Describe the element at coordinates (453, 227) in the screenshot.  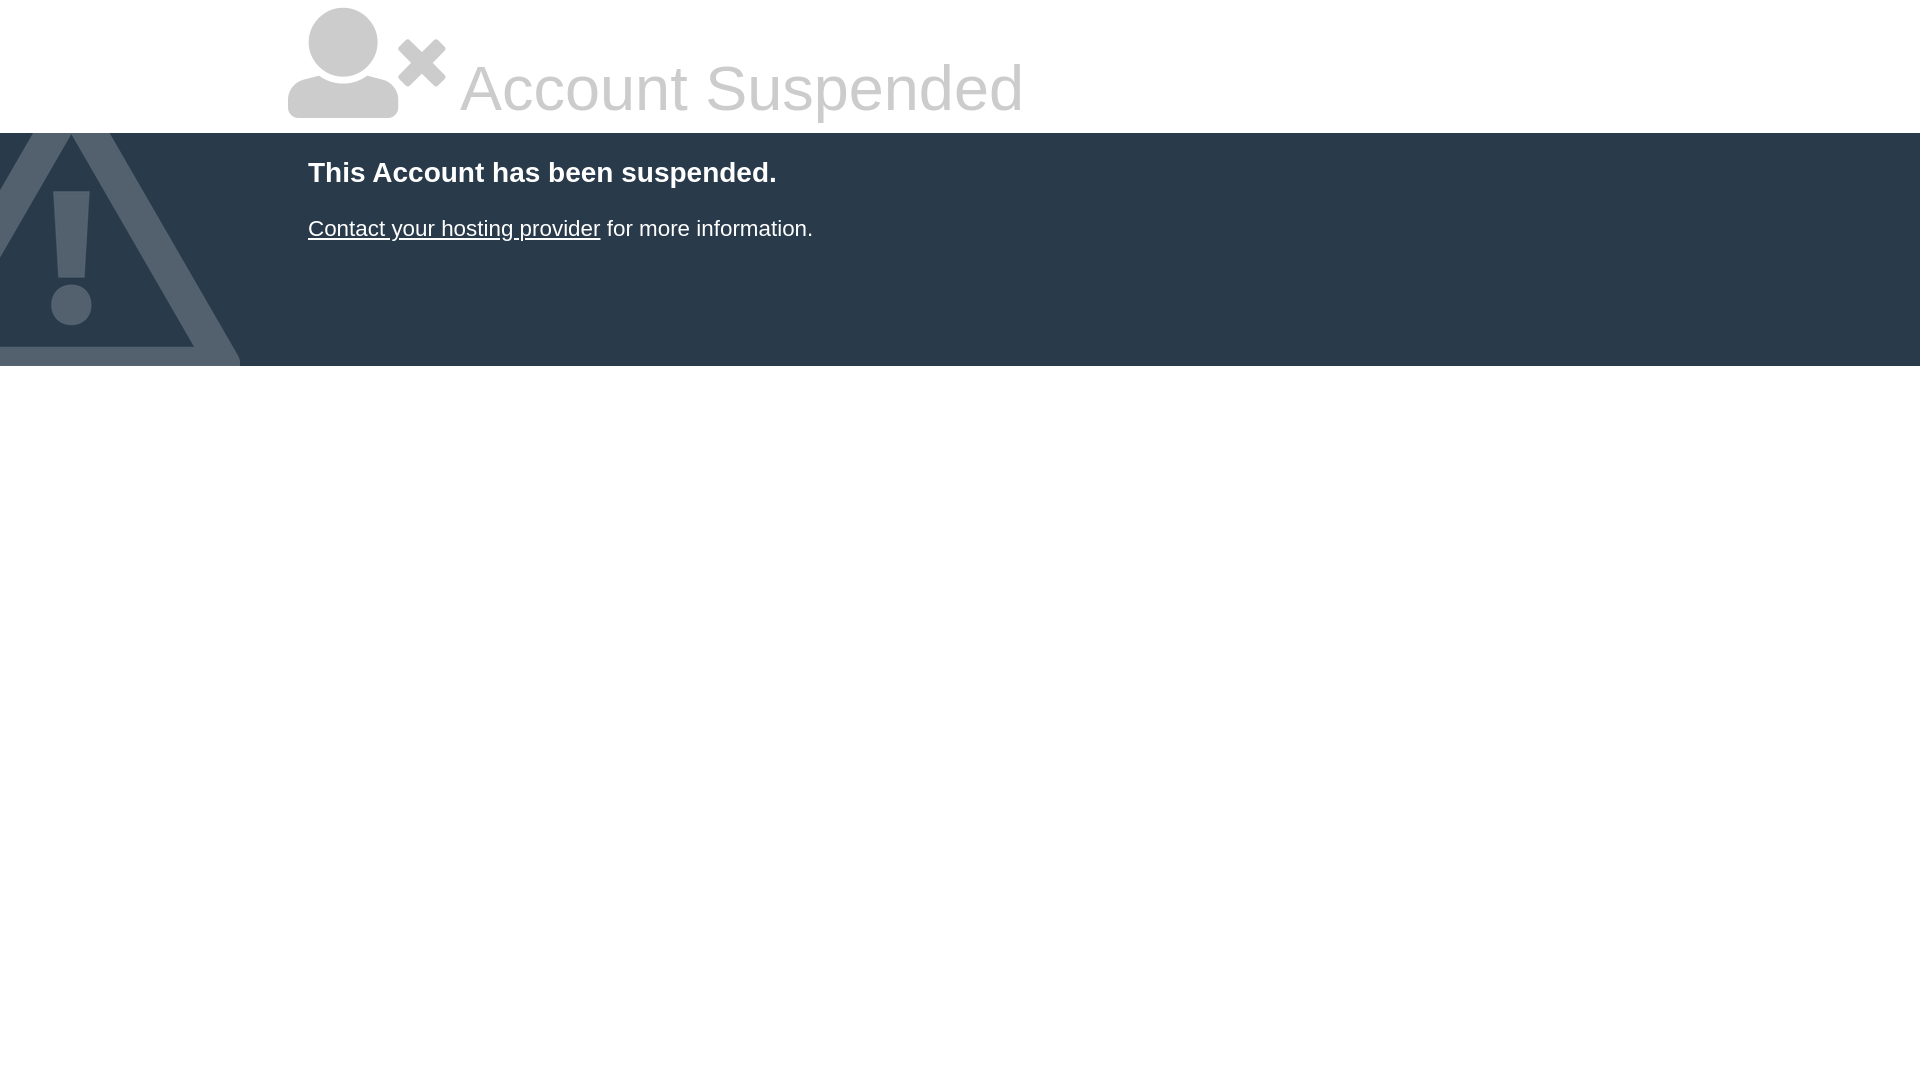
I see `'Contact your hosting provider'` at that location.